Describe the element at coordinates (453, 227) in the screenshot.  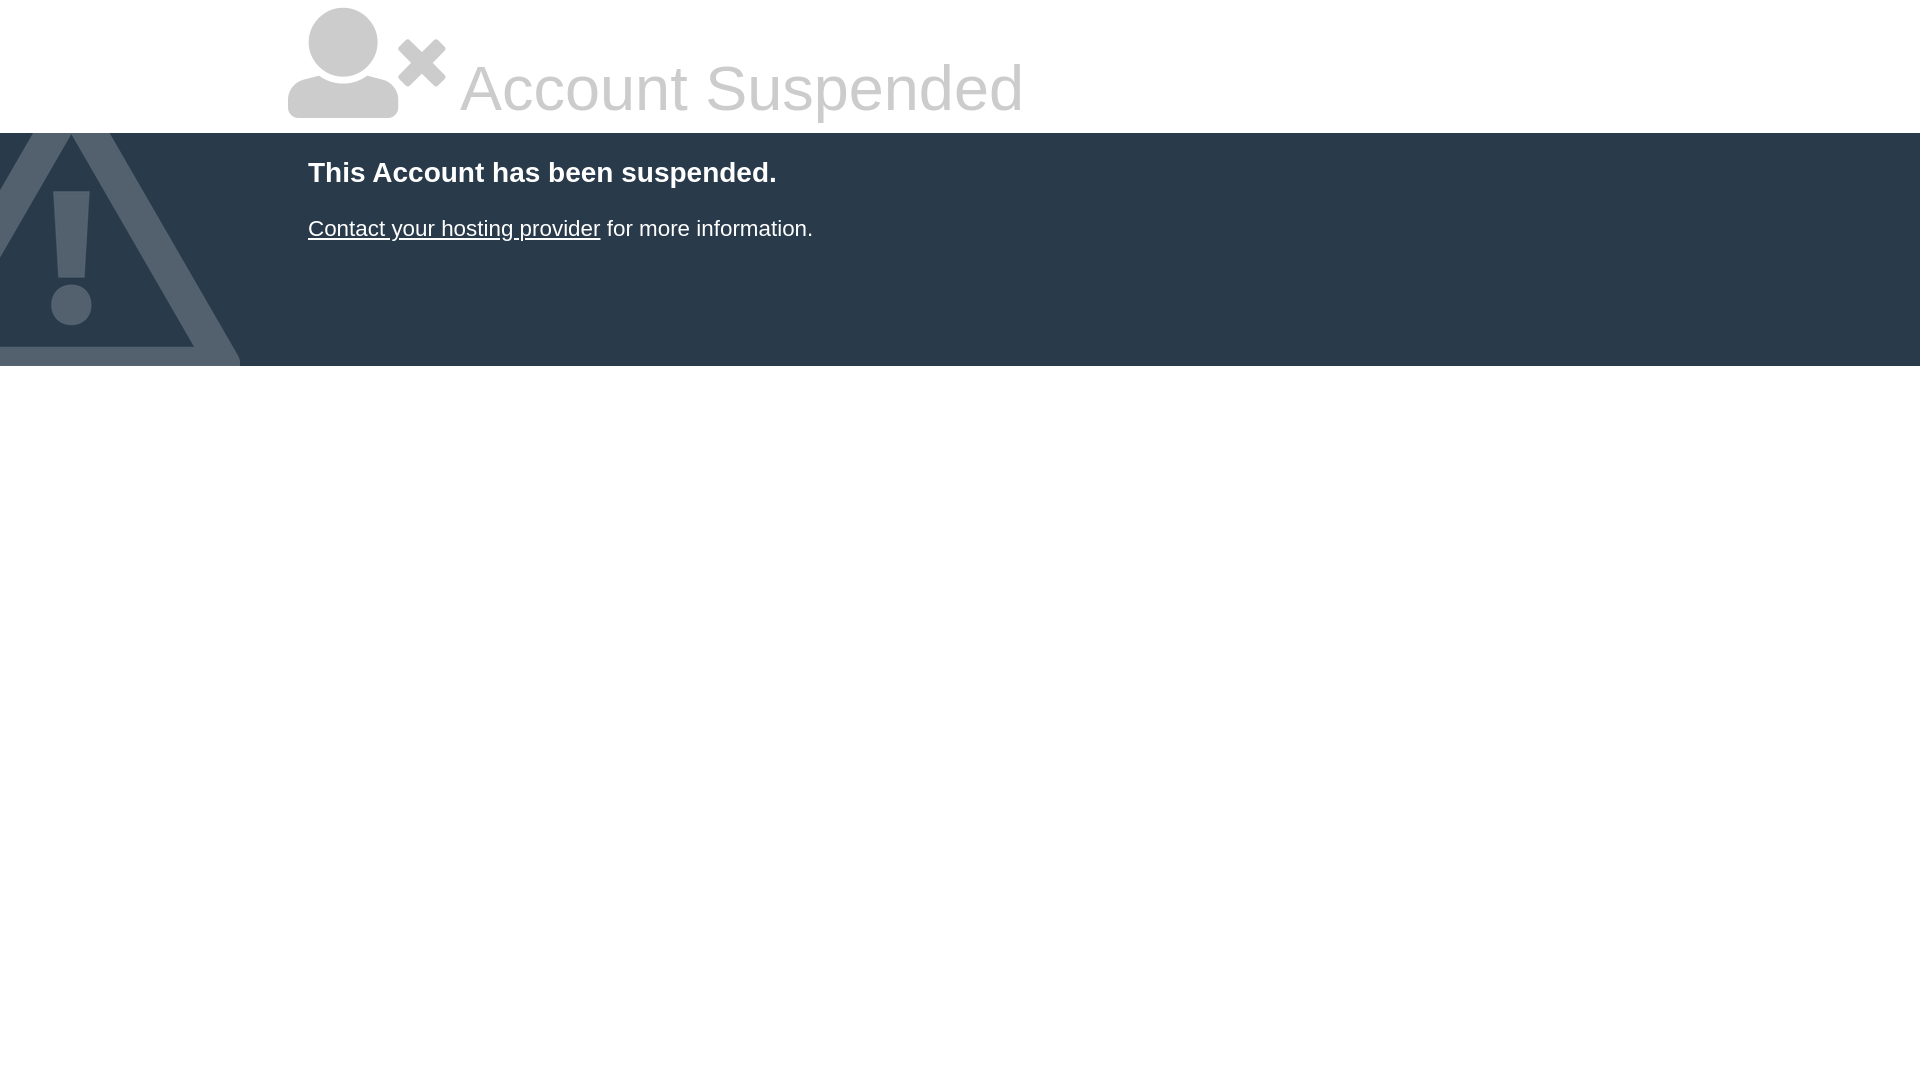
I see `'Contact your hosting provider'` at that location.